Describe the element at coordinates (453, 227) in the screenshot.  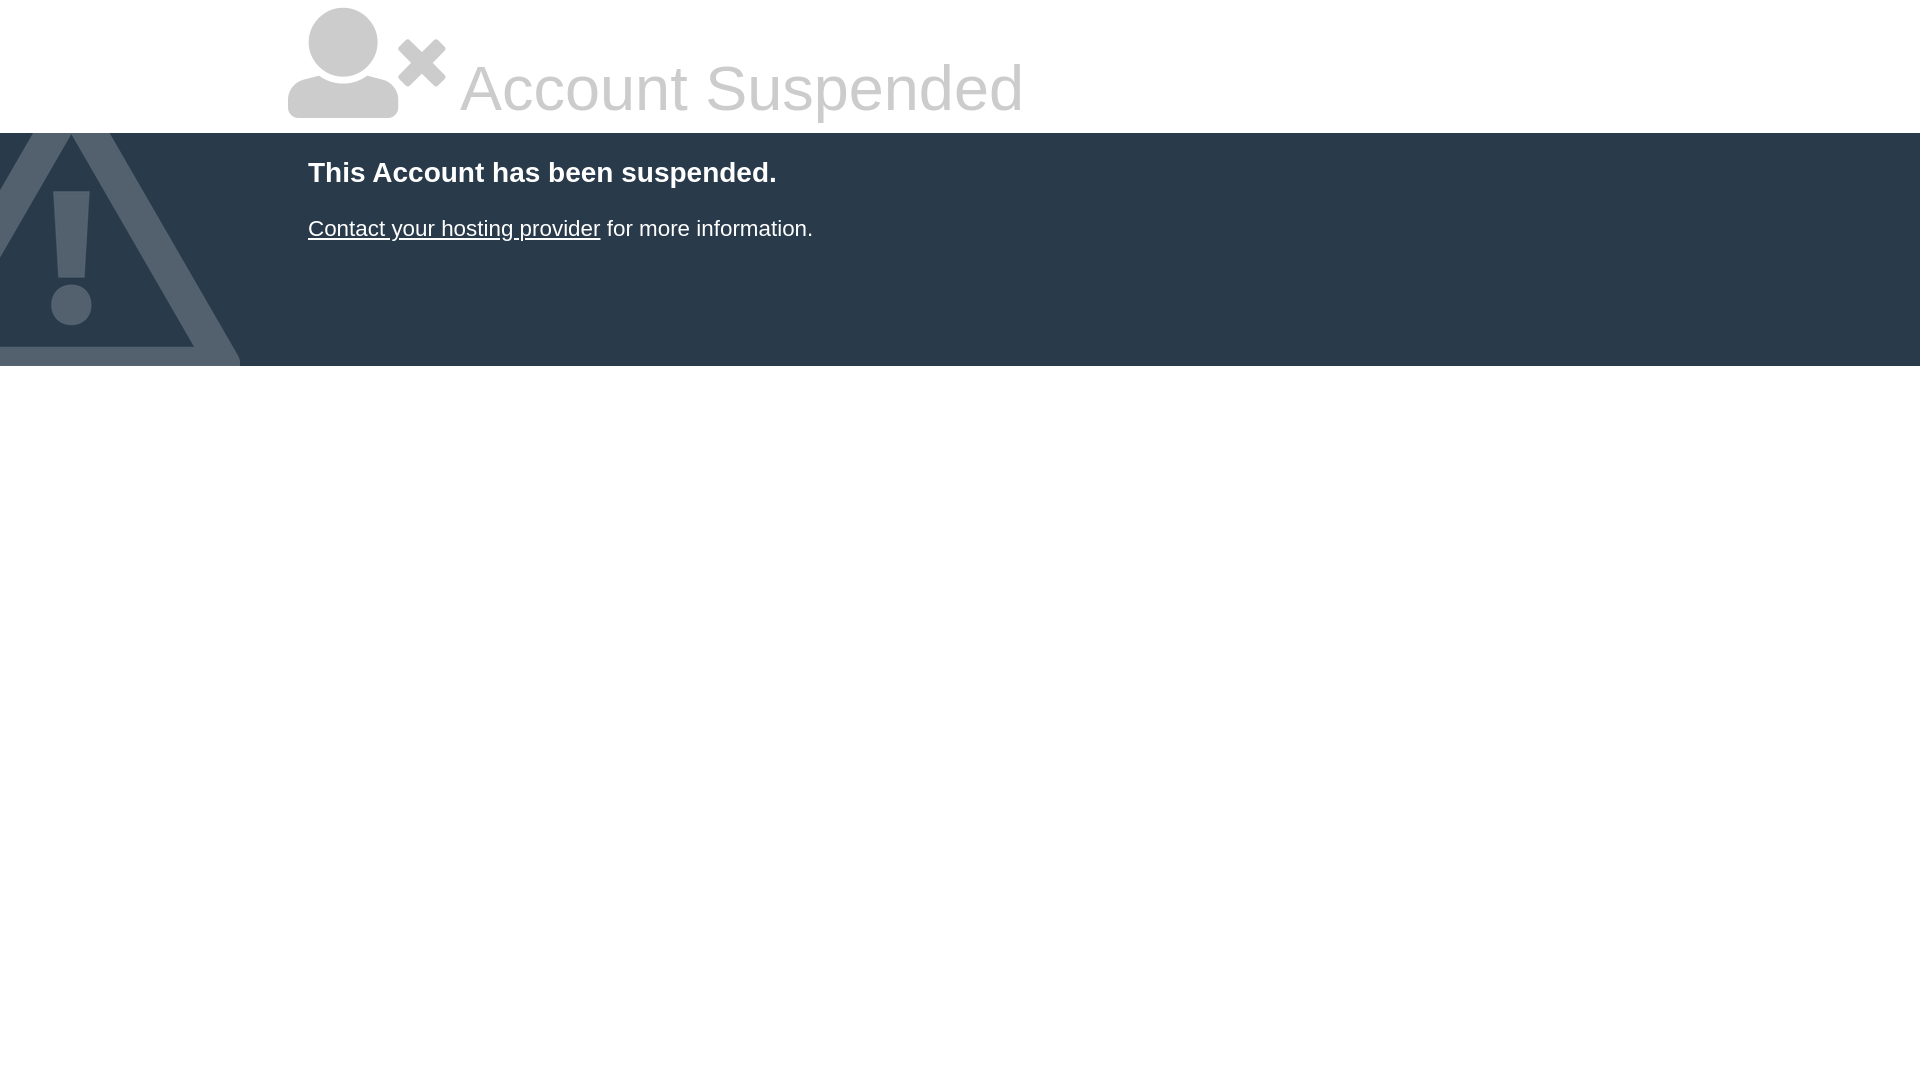
I see `'Contact your hosting provider'` at that location.